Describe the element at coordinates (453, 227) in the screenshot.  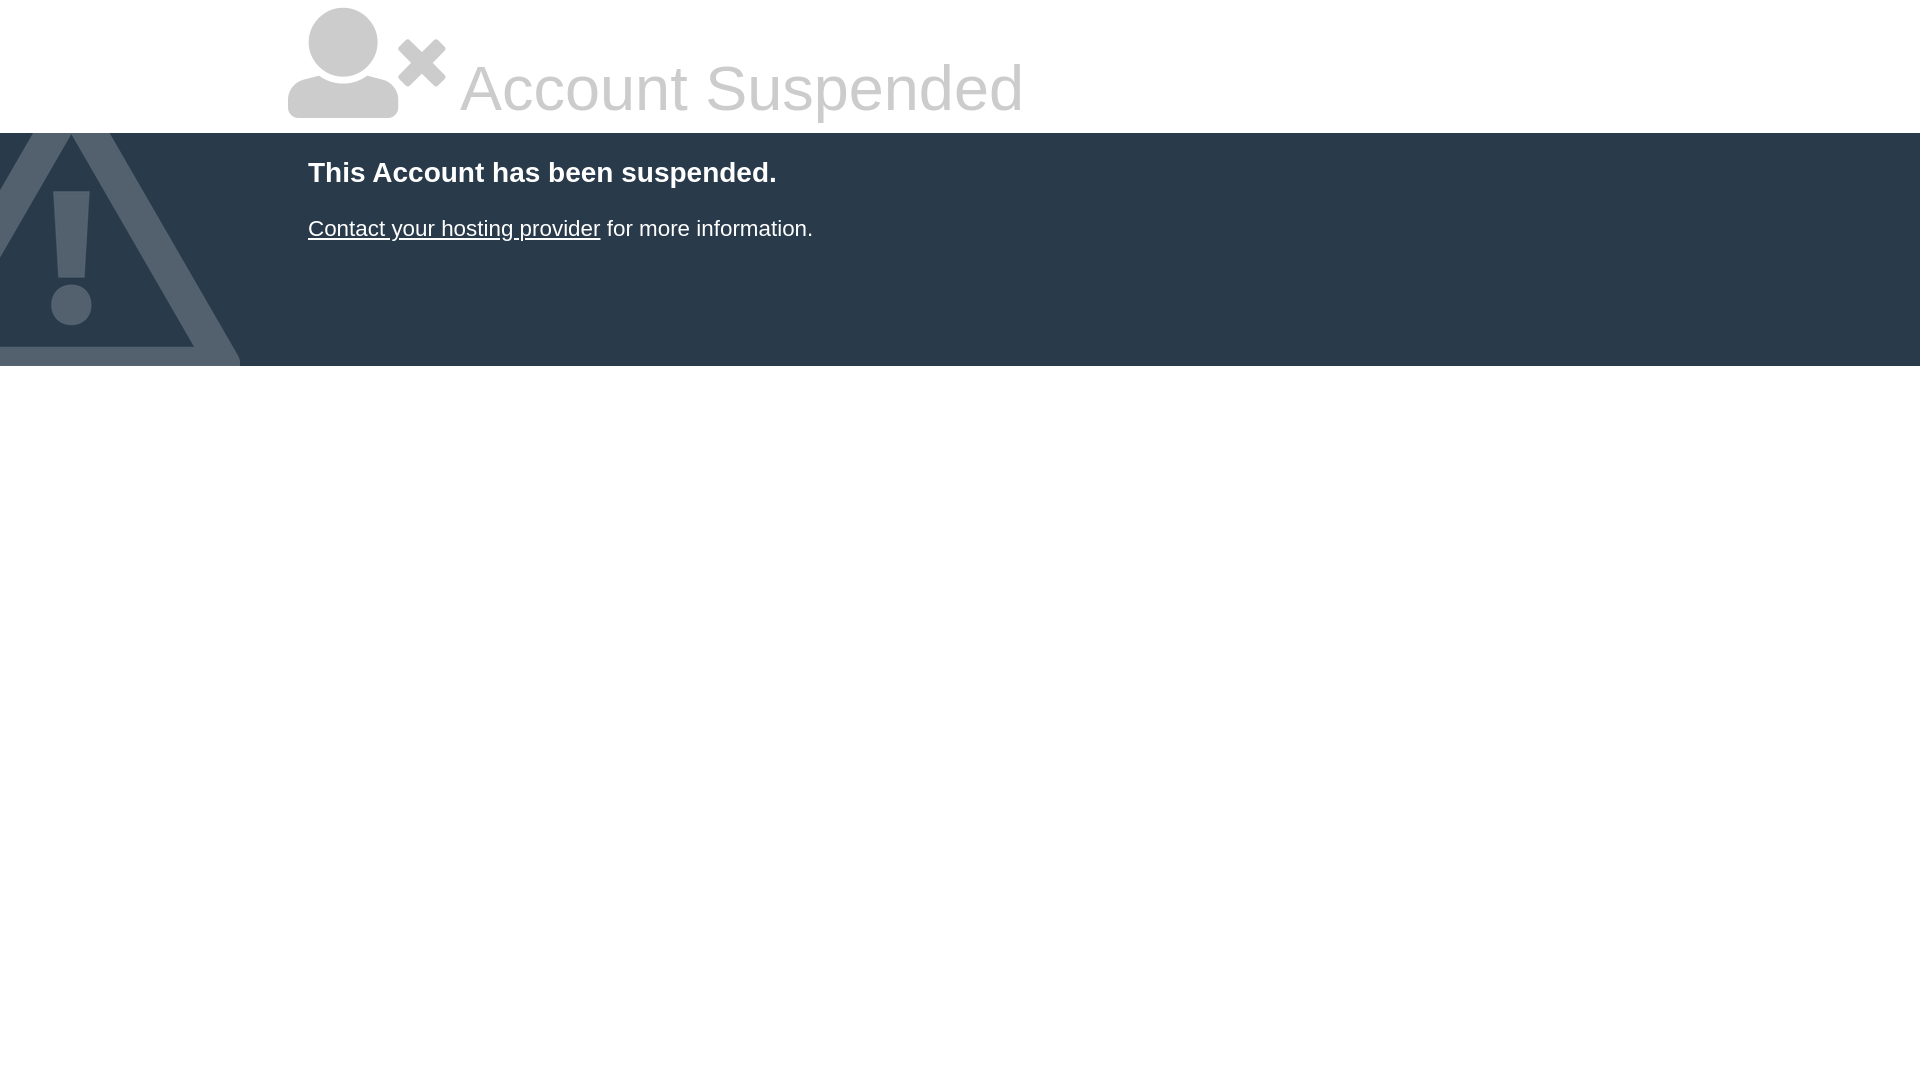
I see `'Contact your hosting provider'` at that location.